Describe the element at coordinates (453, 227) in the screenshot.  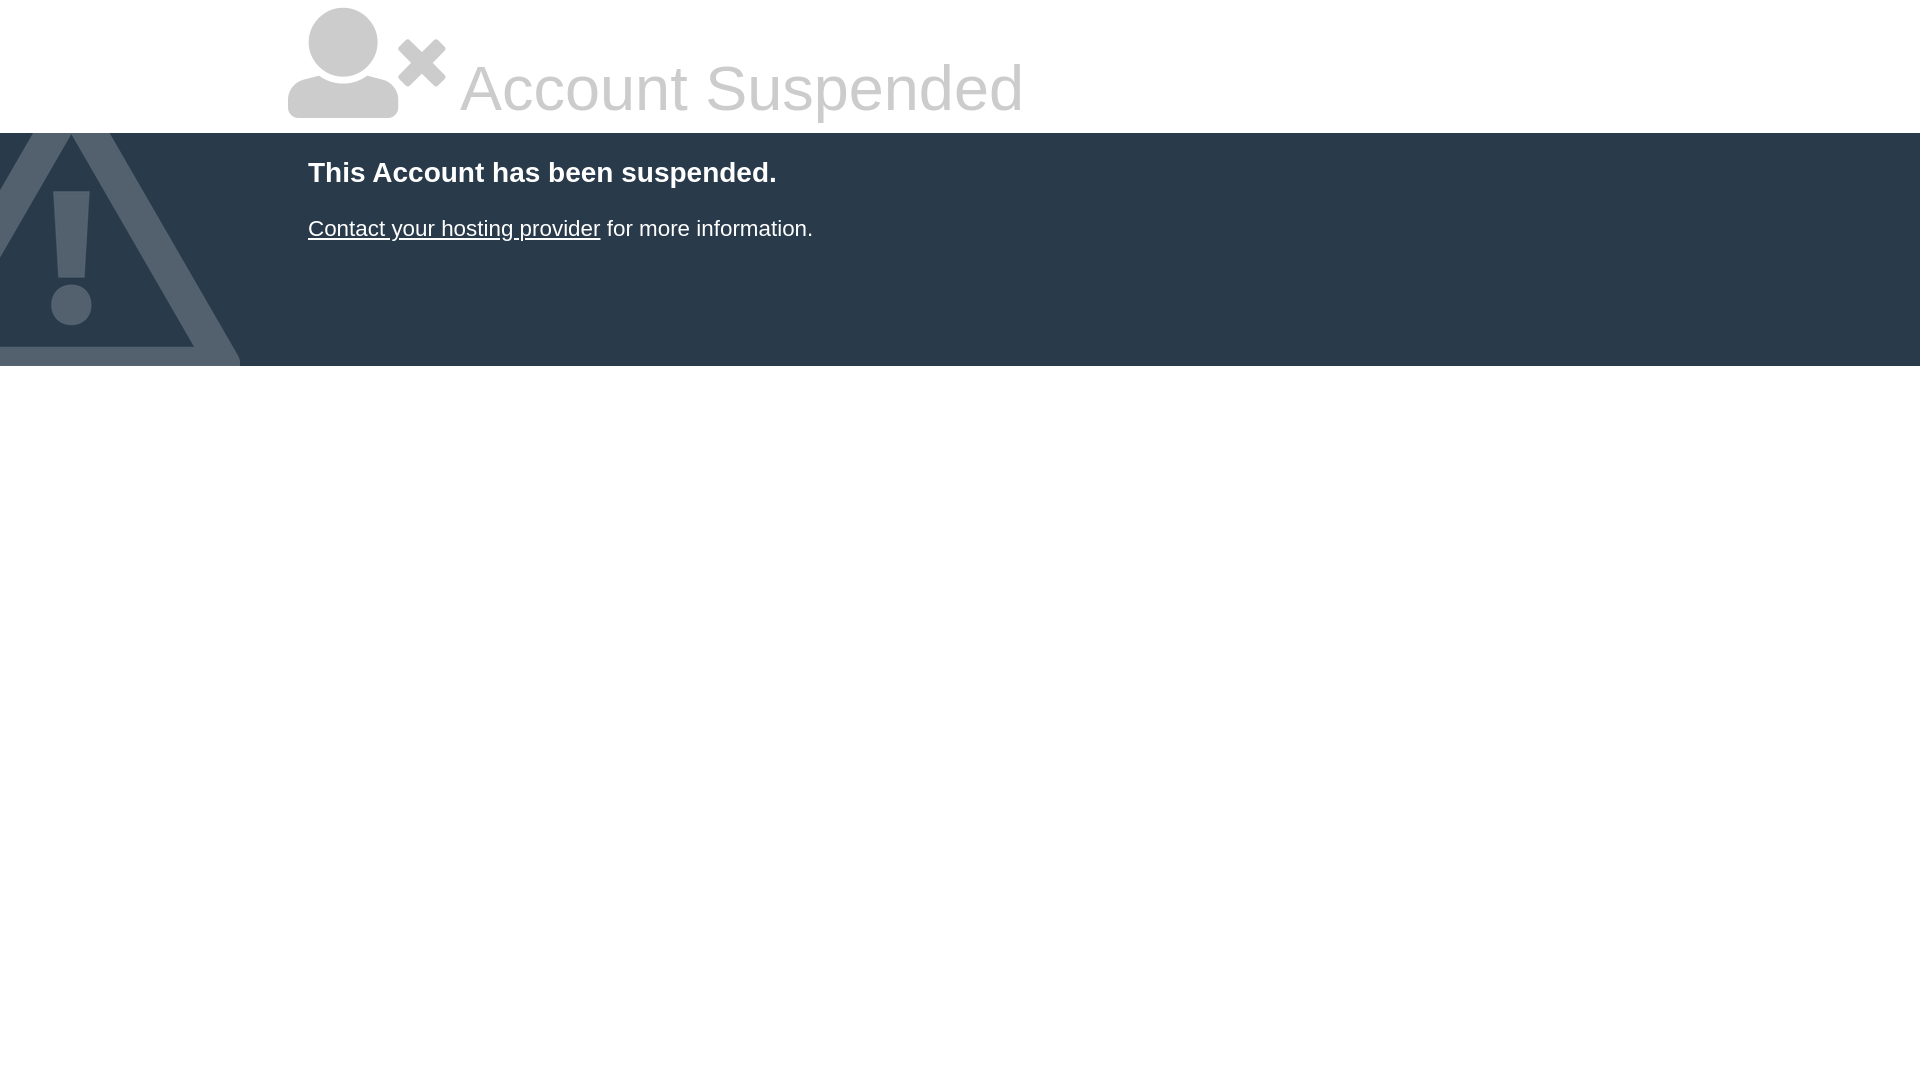
I see `'Contact your hosting provider'` at that location.